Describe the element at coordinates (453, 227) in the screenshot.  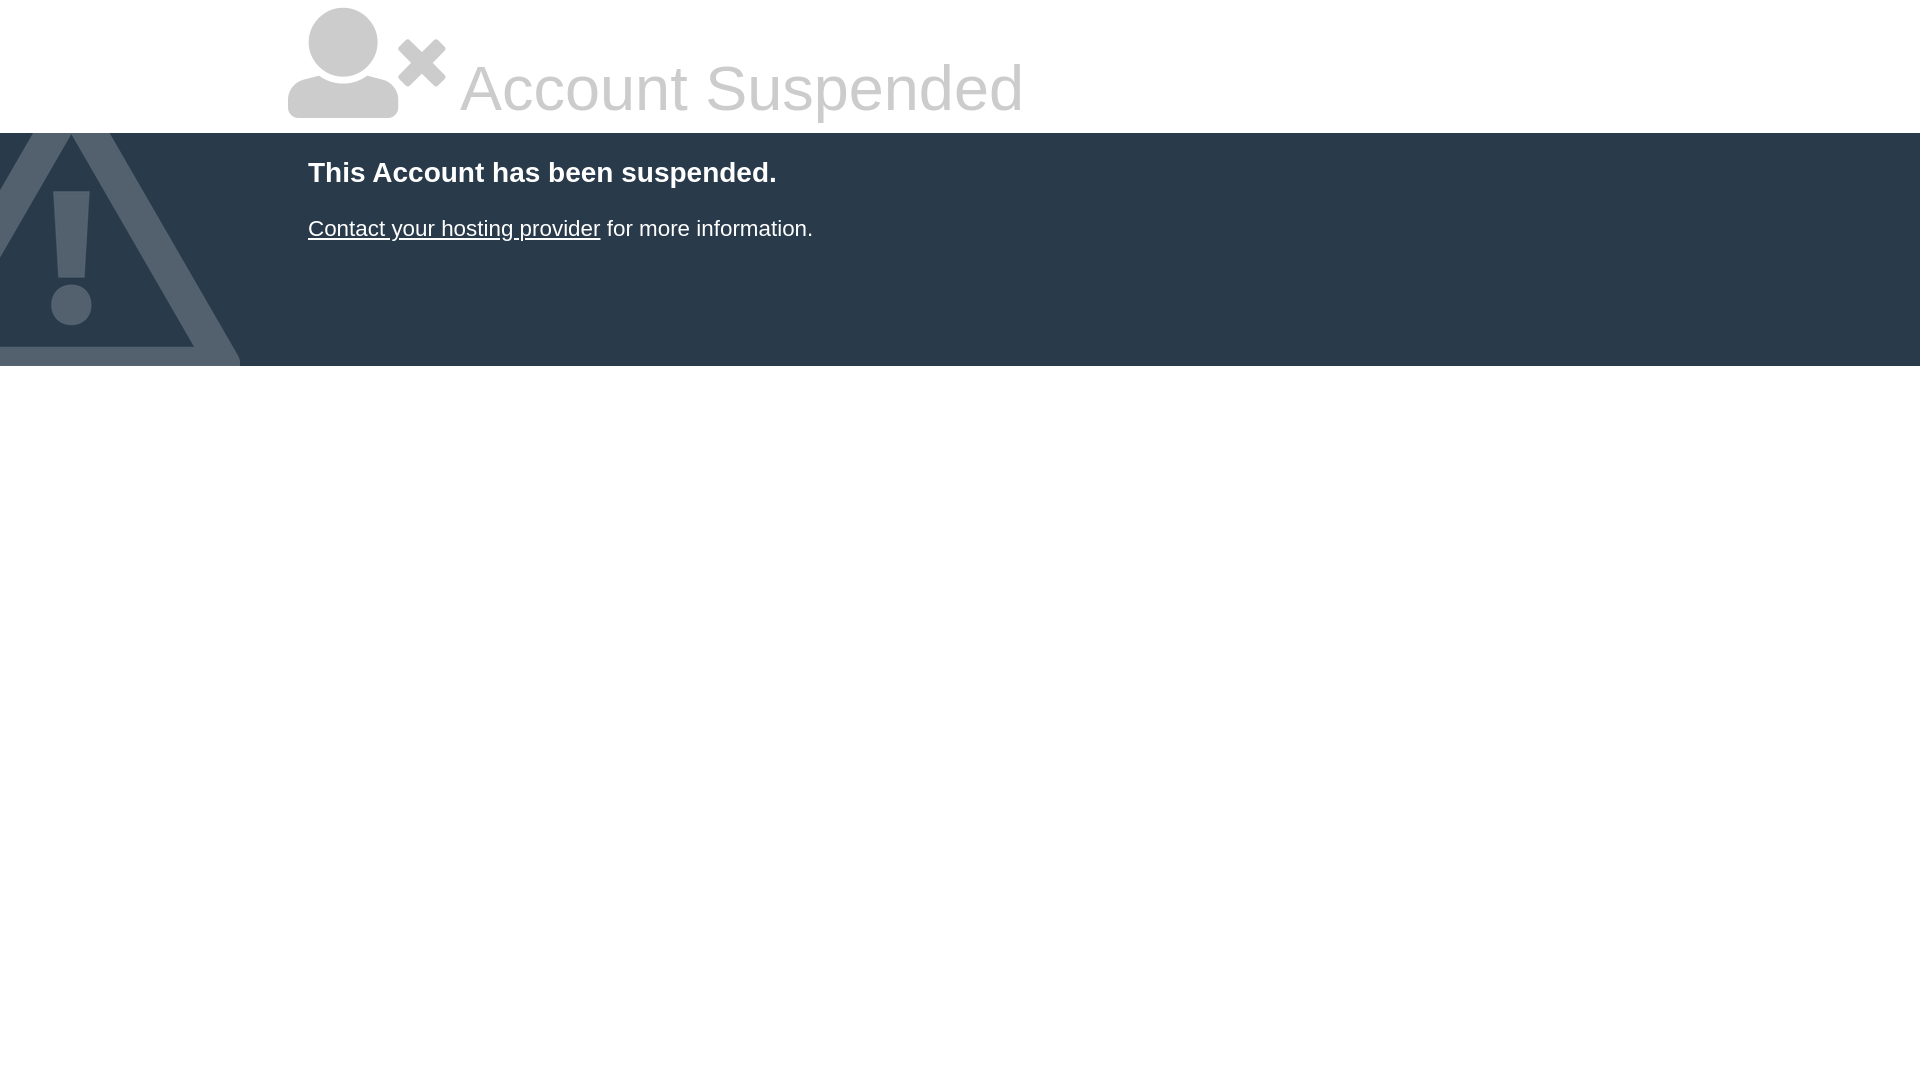
I see `'Contact your hosting provider'` at that location.